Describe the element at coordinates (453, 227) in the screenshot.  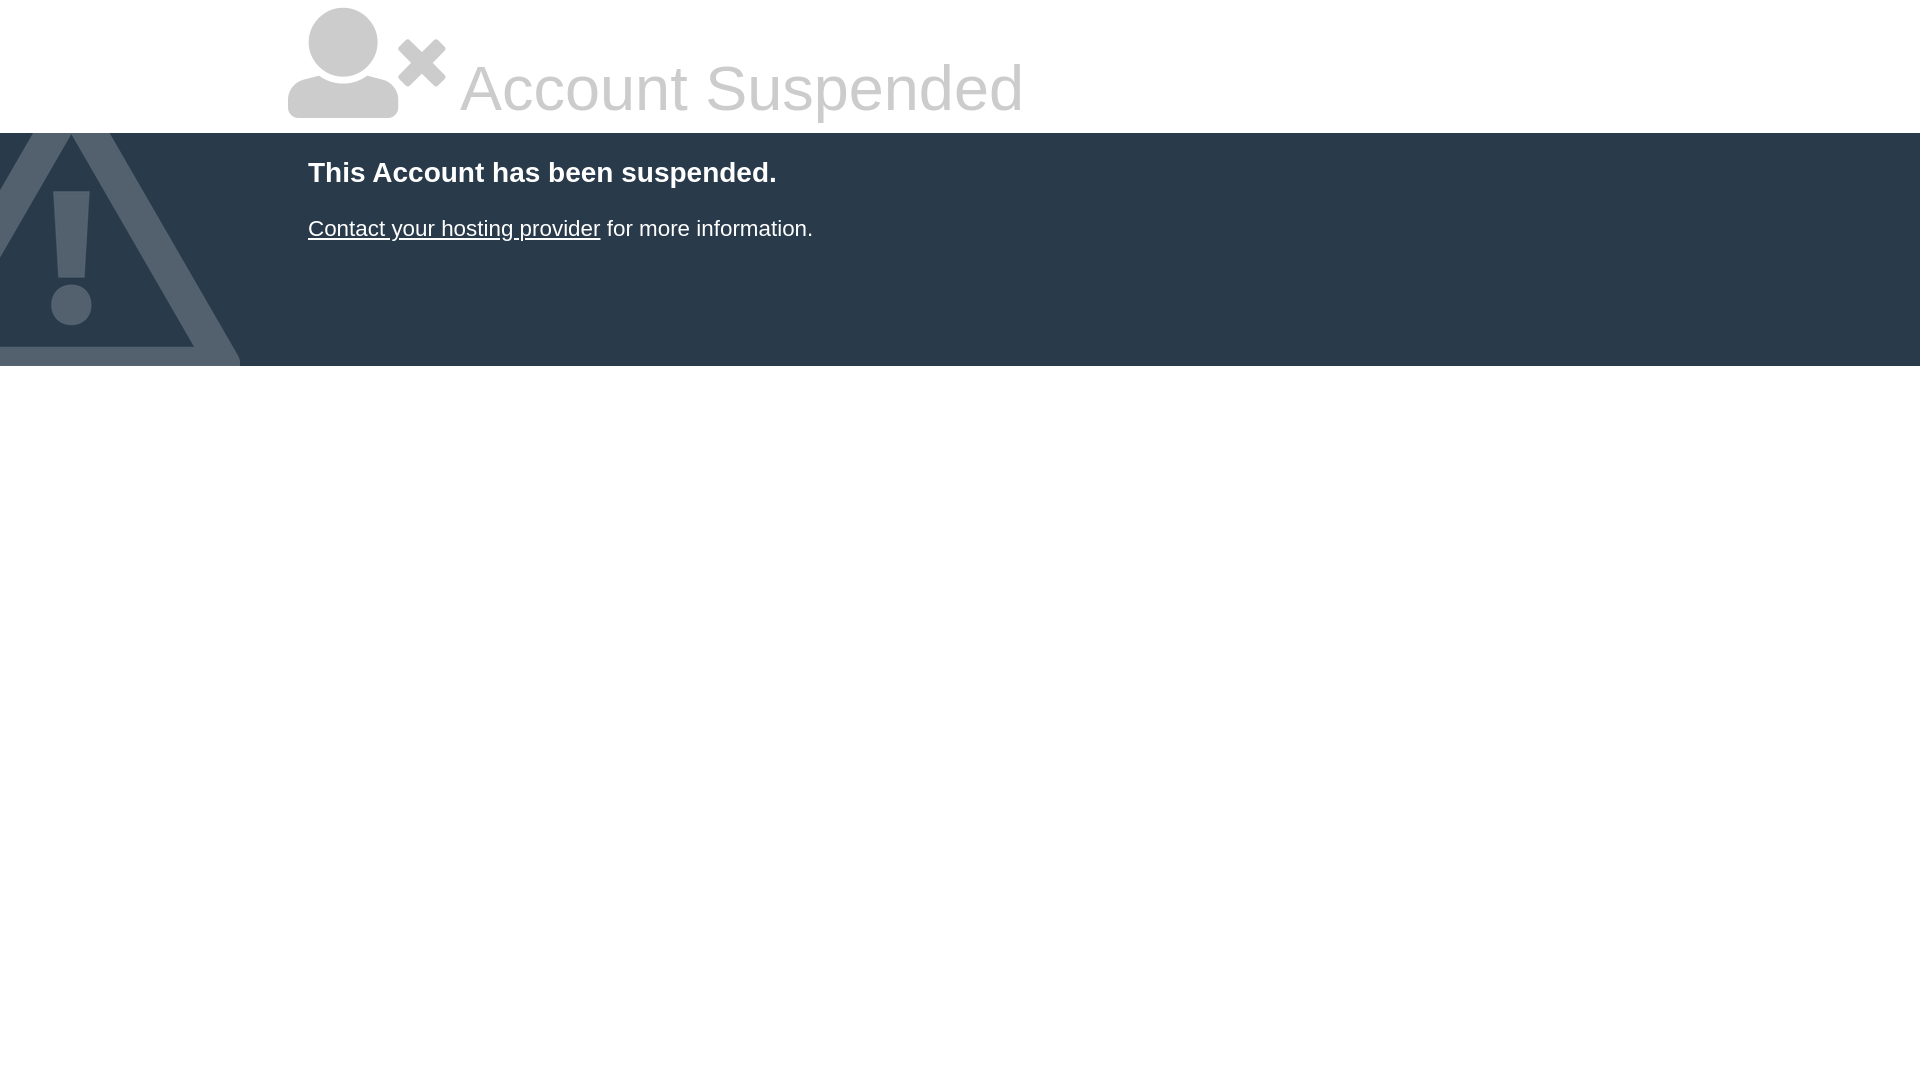
I see `'Contact your hosting provider'` at that location.